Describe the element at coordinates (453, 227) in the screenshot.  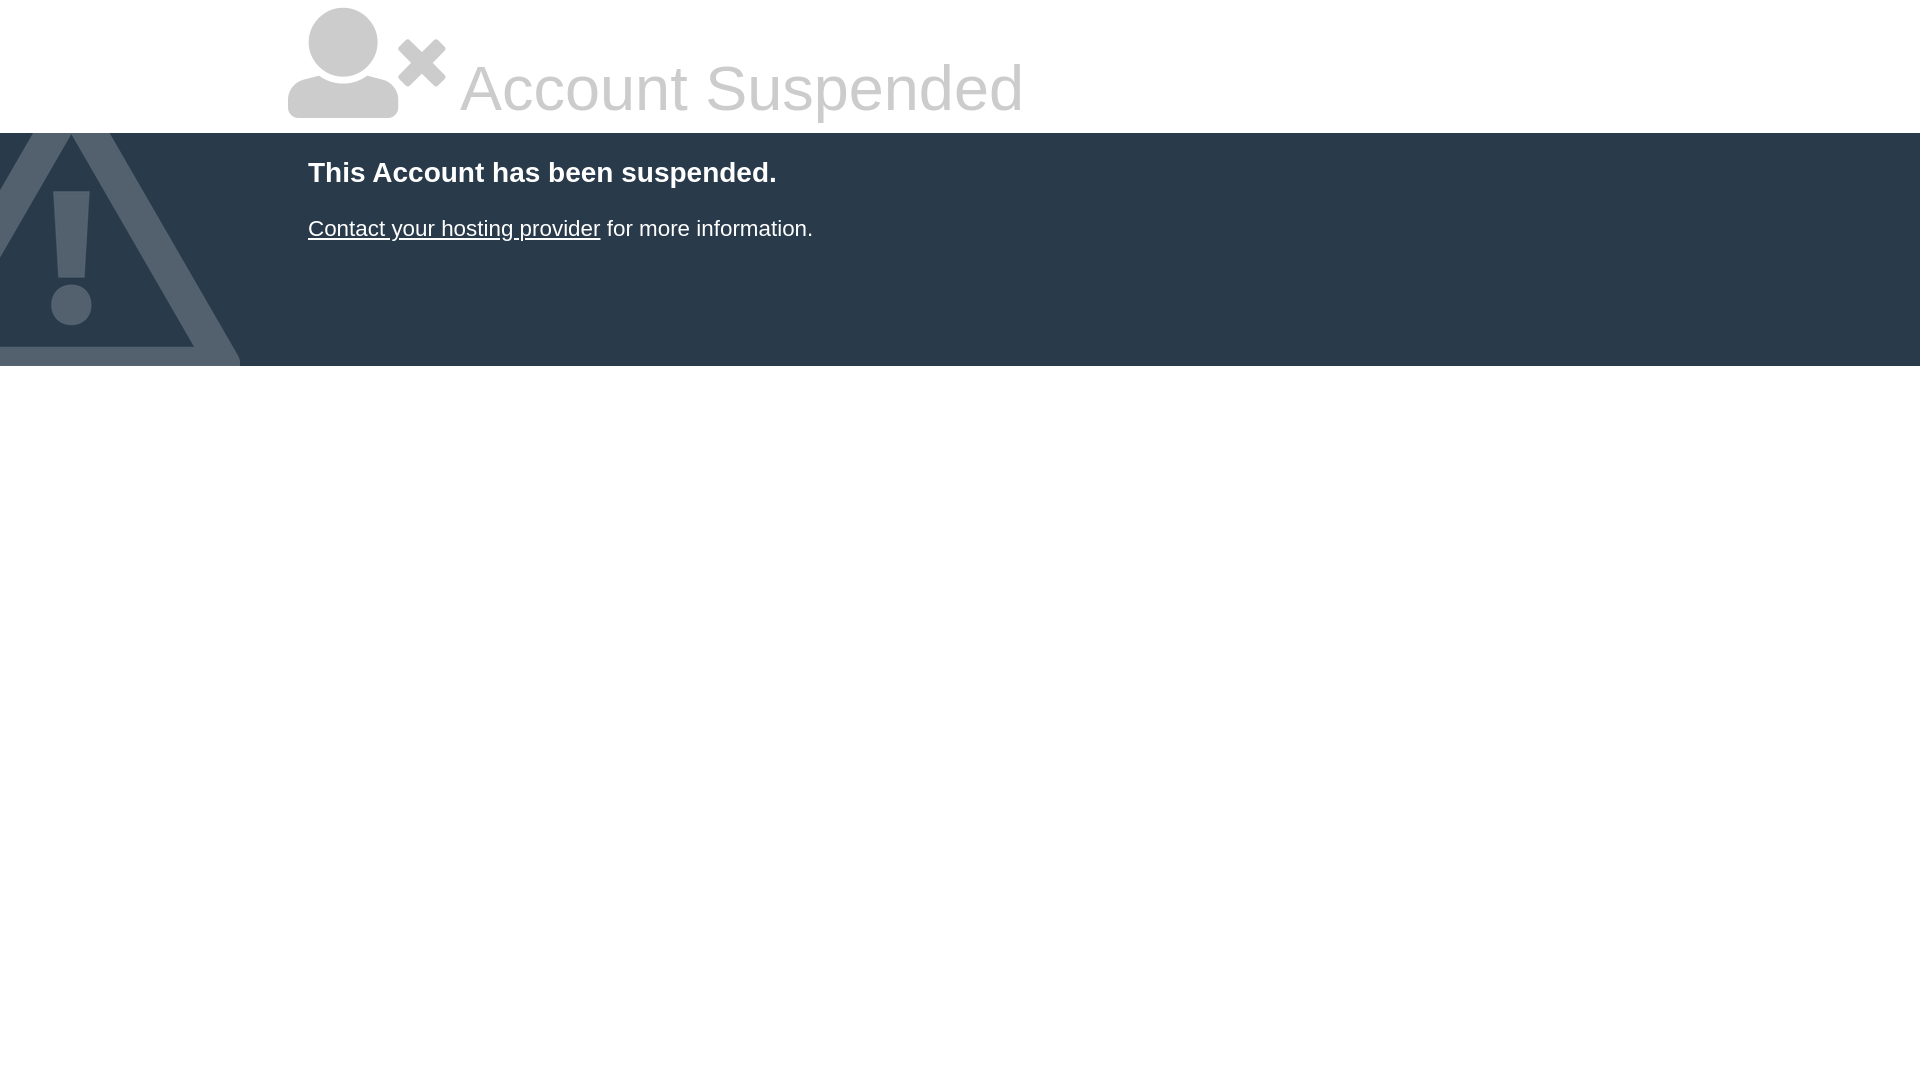
I see `'Contact your hosting provider'` at that location.